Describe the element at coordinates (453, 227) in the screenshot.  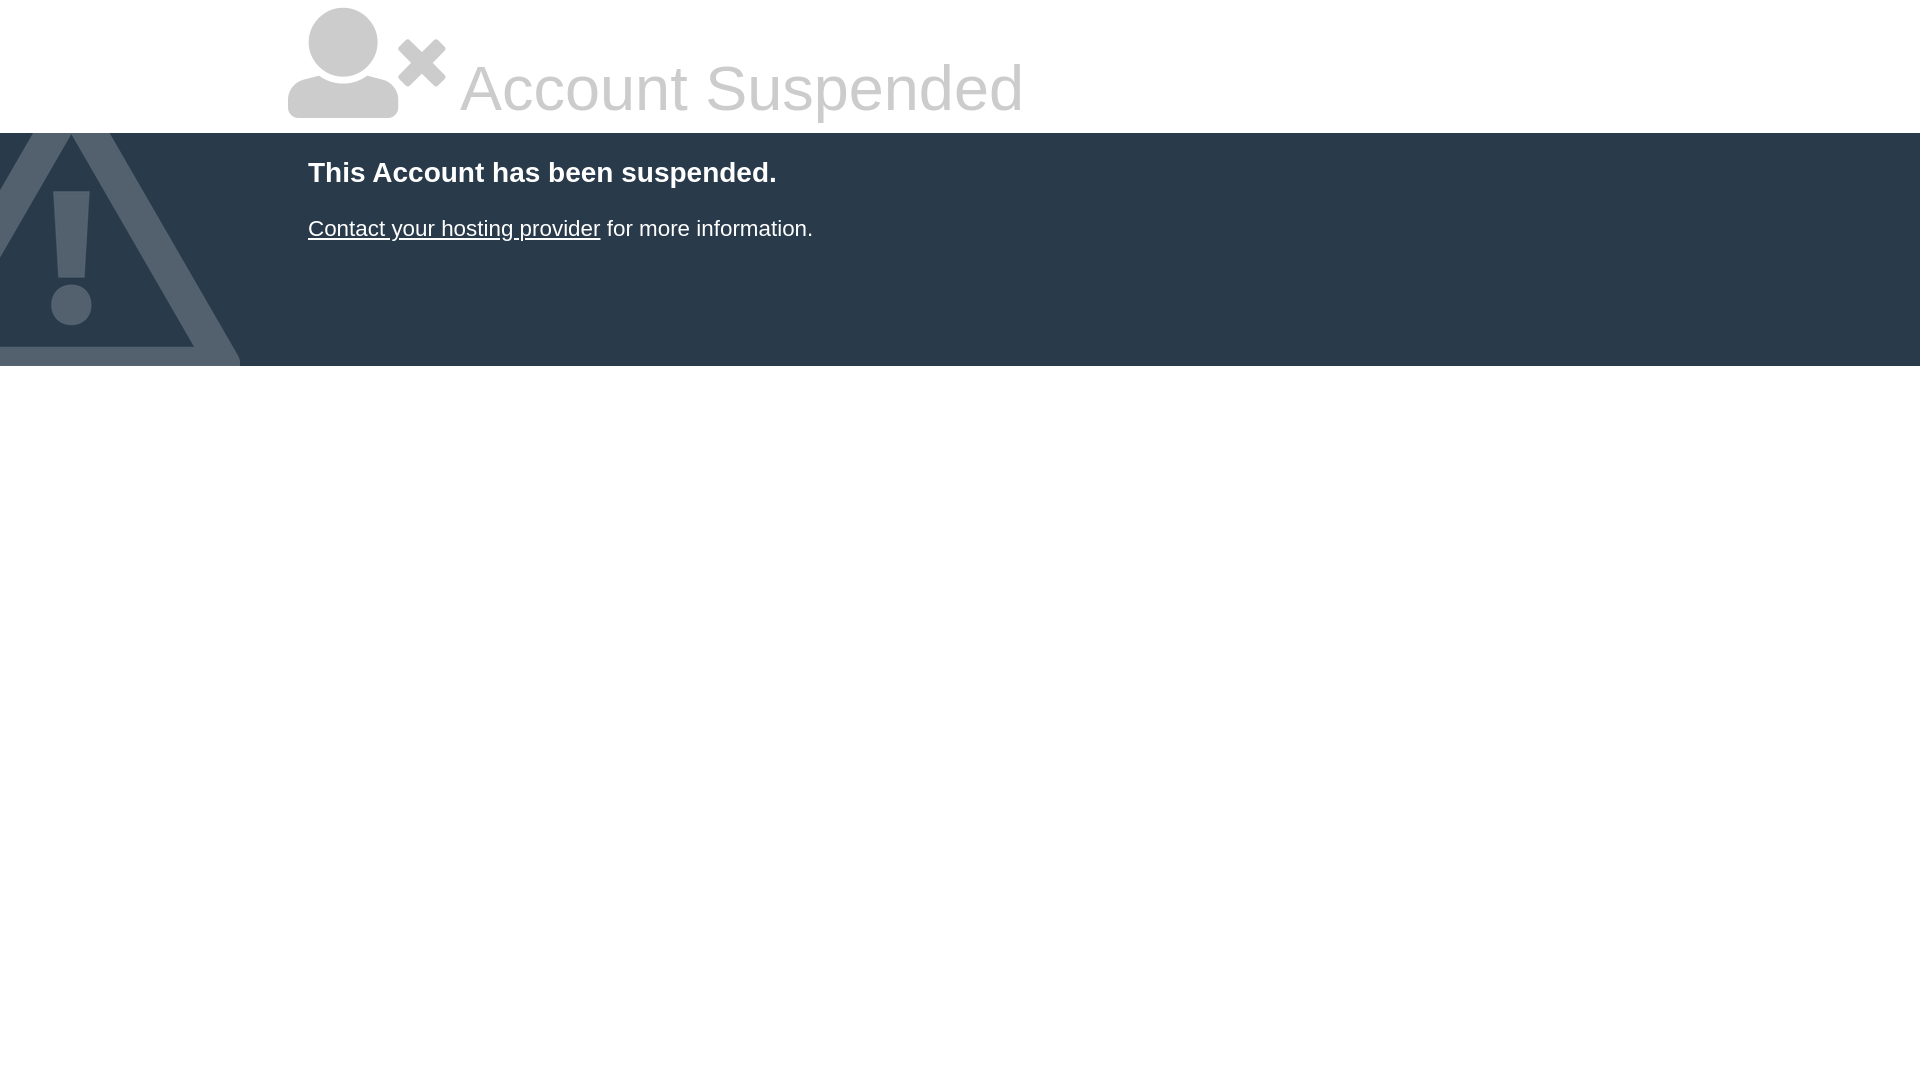
I see `'Contact your hosting provider'` at that location.